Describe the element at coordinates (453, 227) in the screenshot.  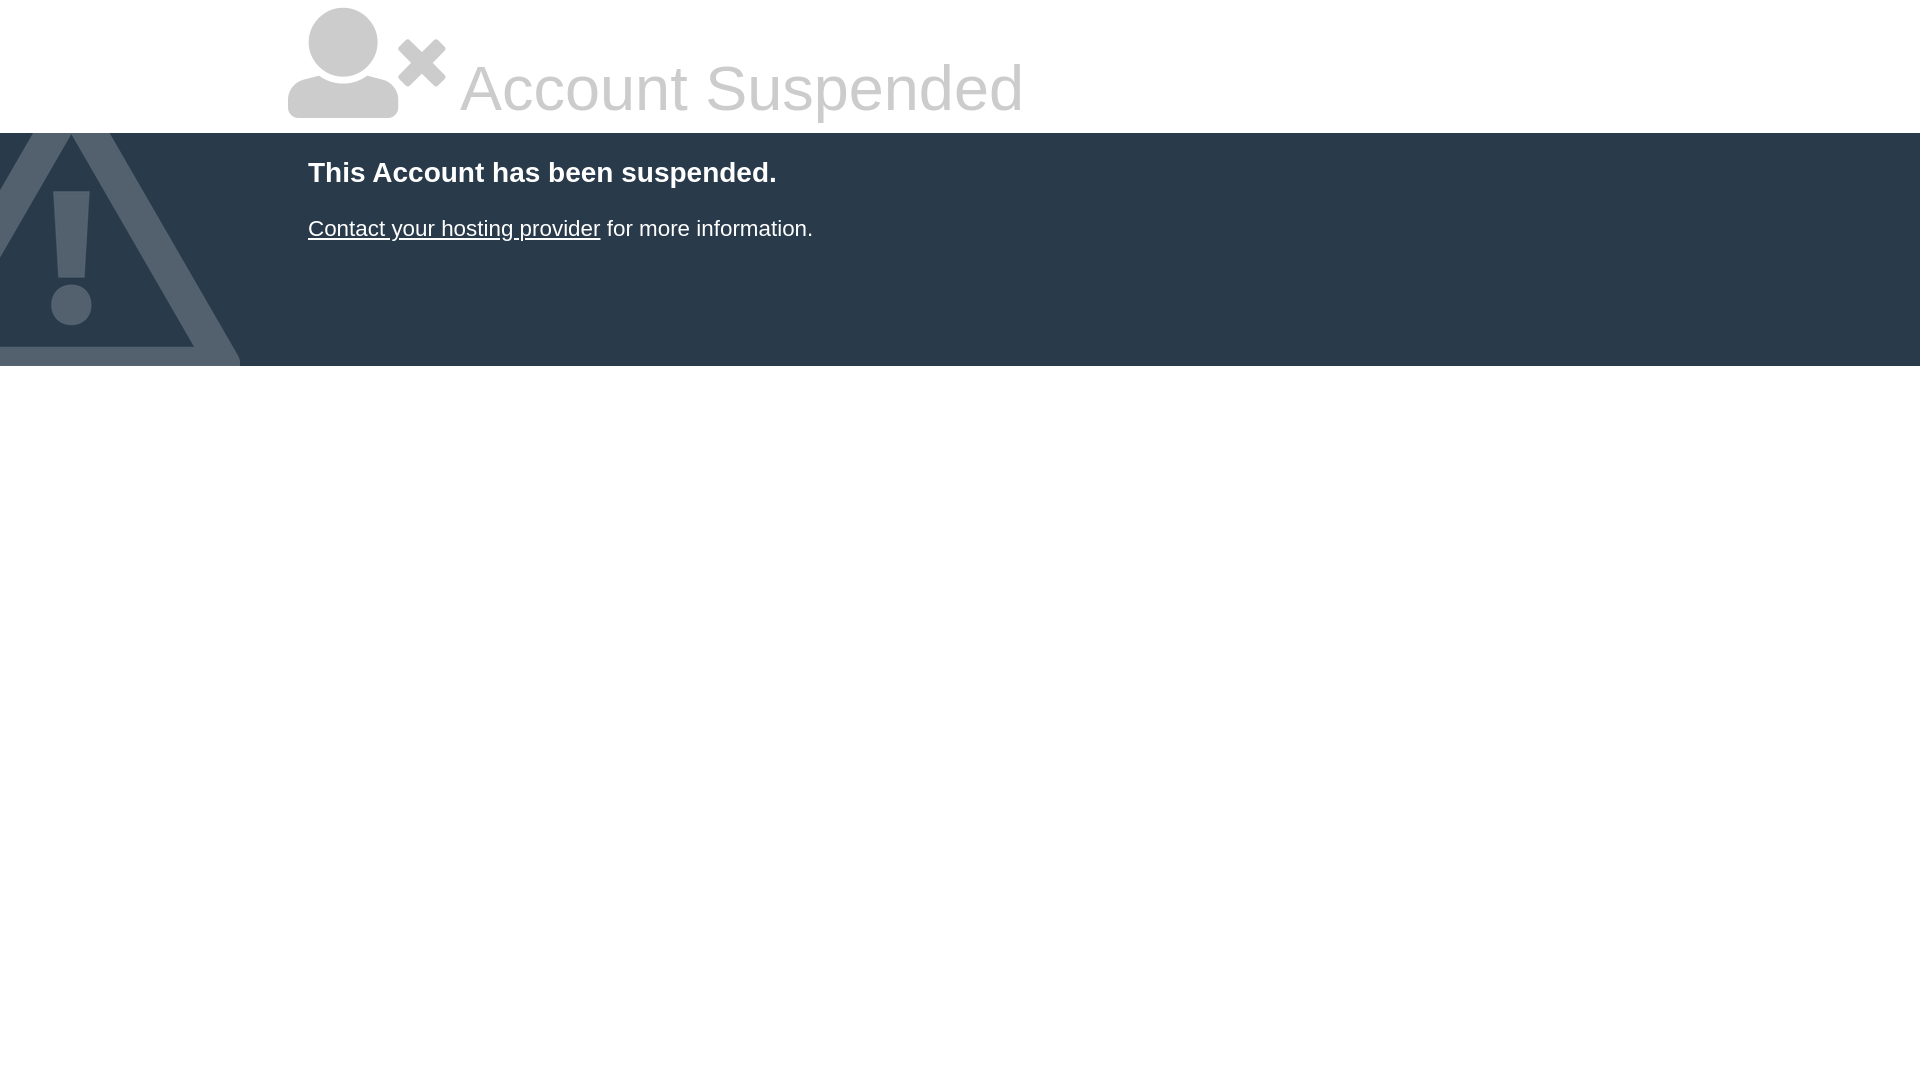
I see `'Contact your hosting provider'` at that location.